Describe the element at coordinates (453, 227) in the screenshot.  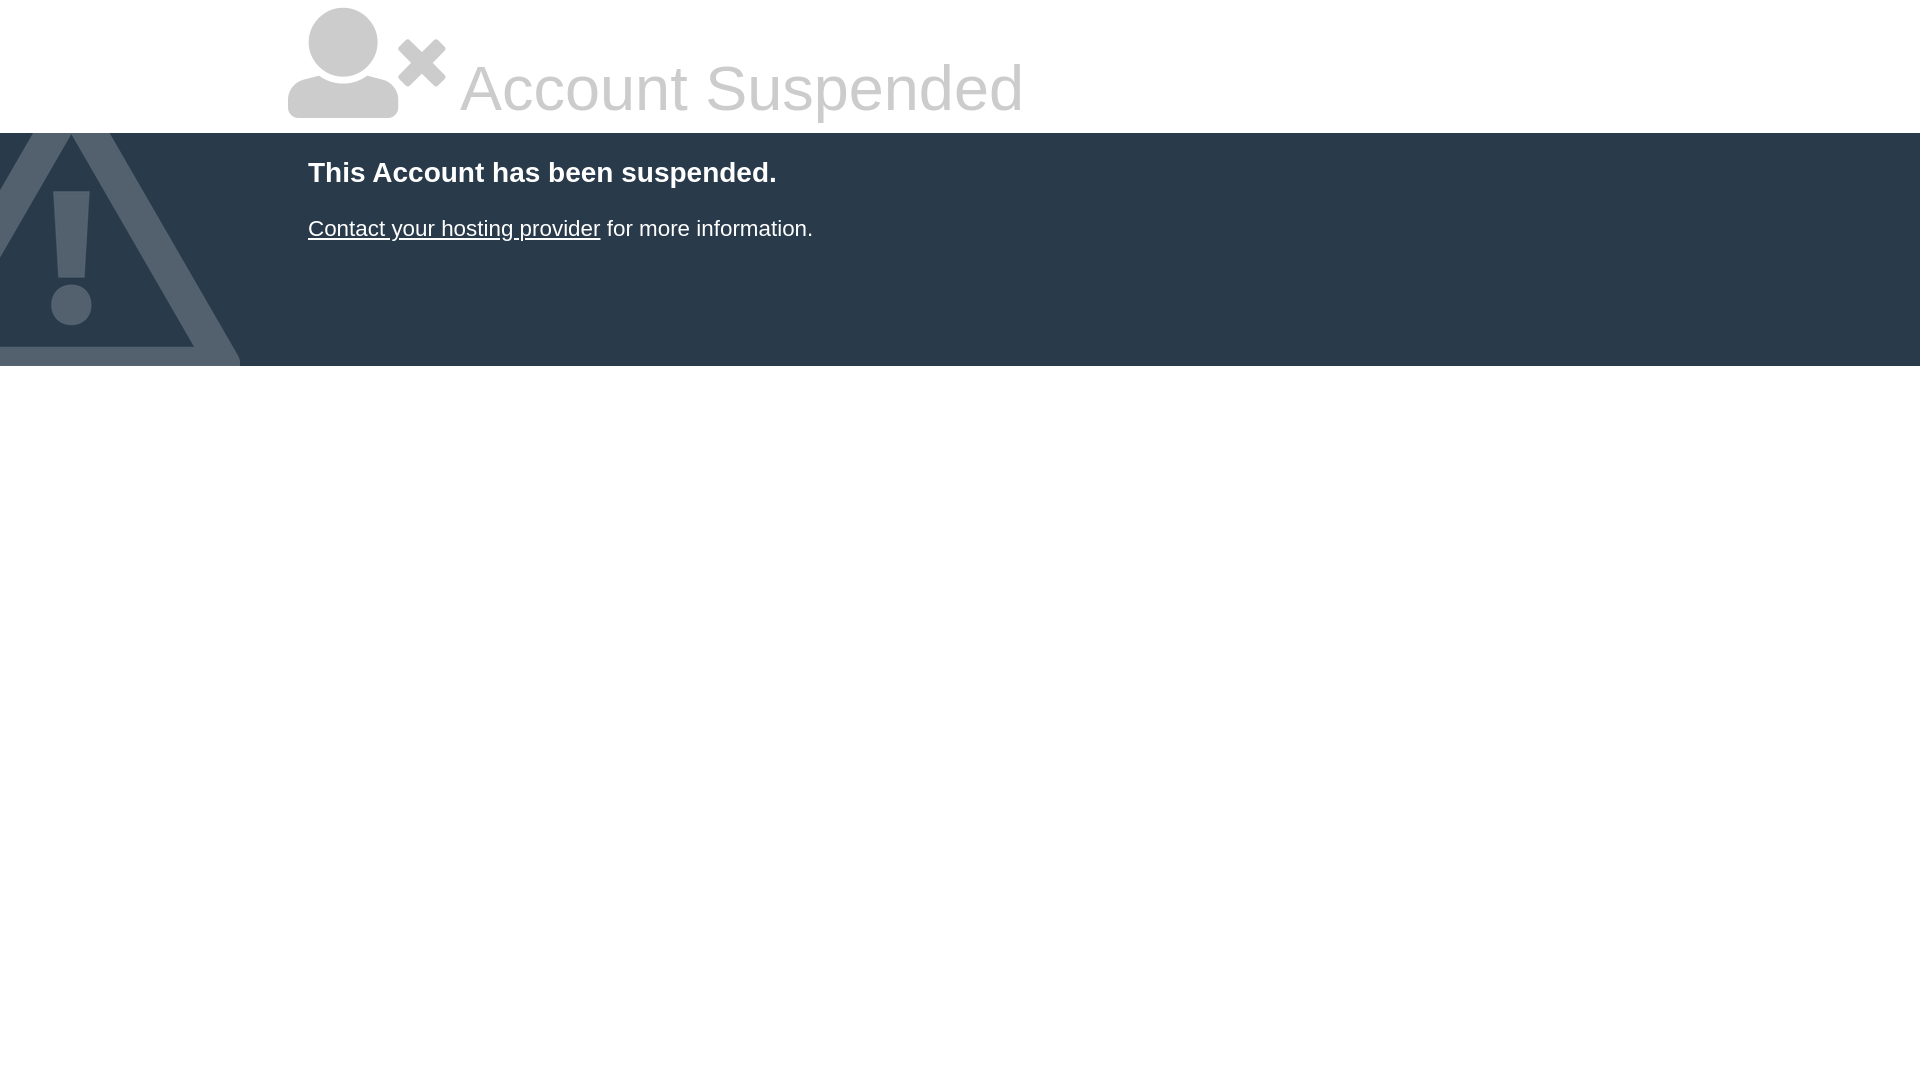
I see `'Contact your hosting provider'` at that location.